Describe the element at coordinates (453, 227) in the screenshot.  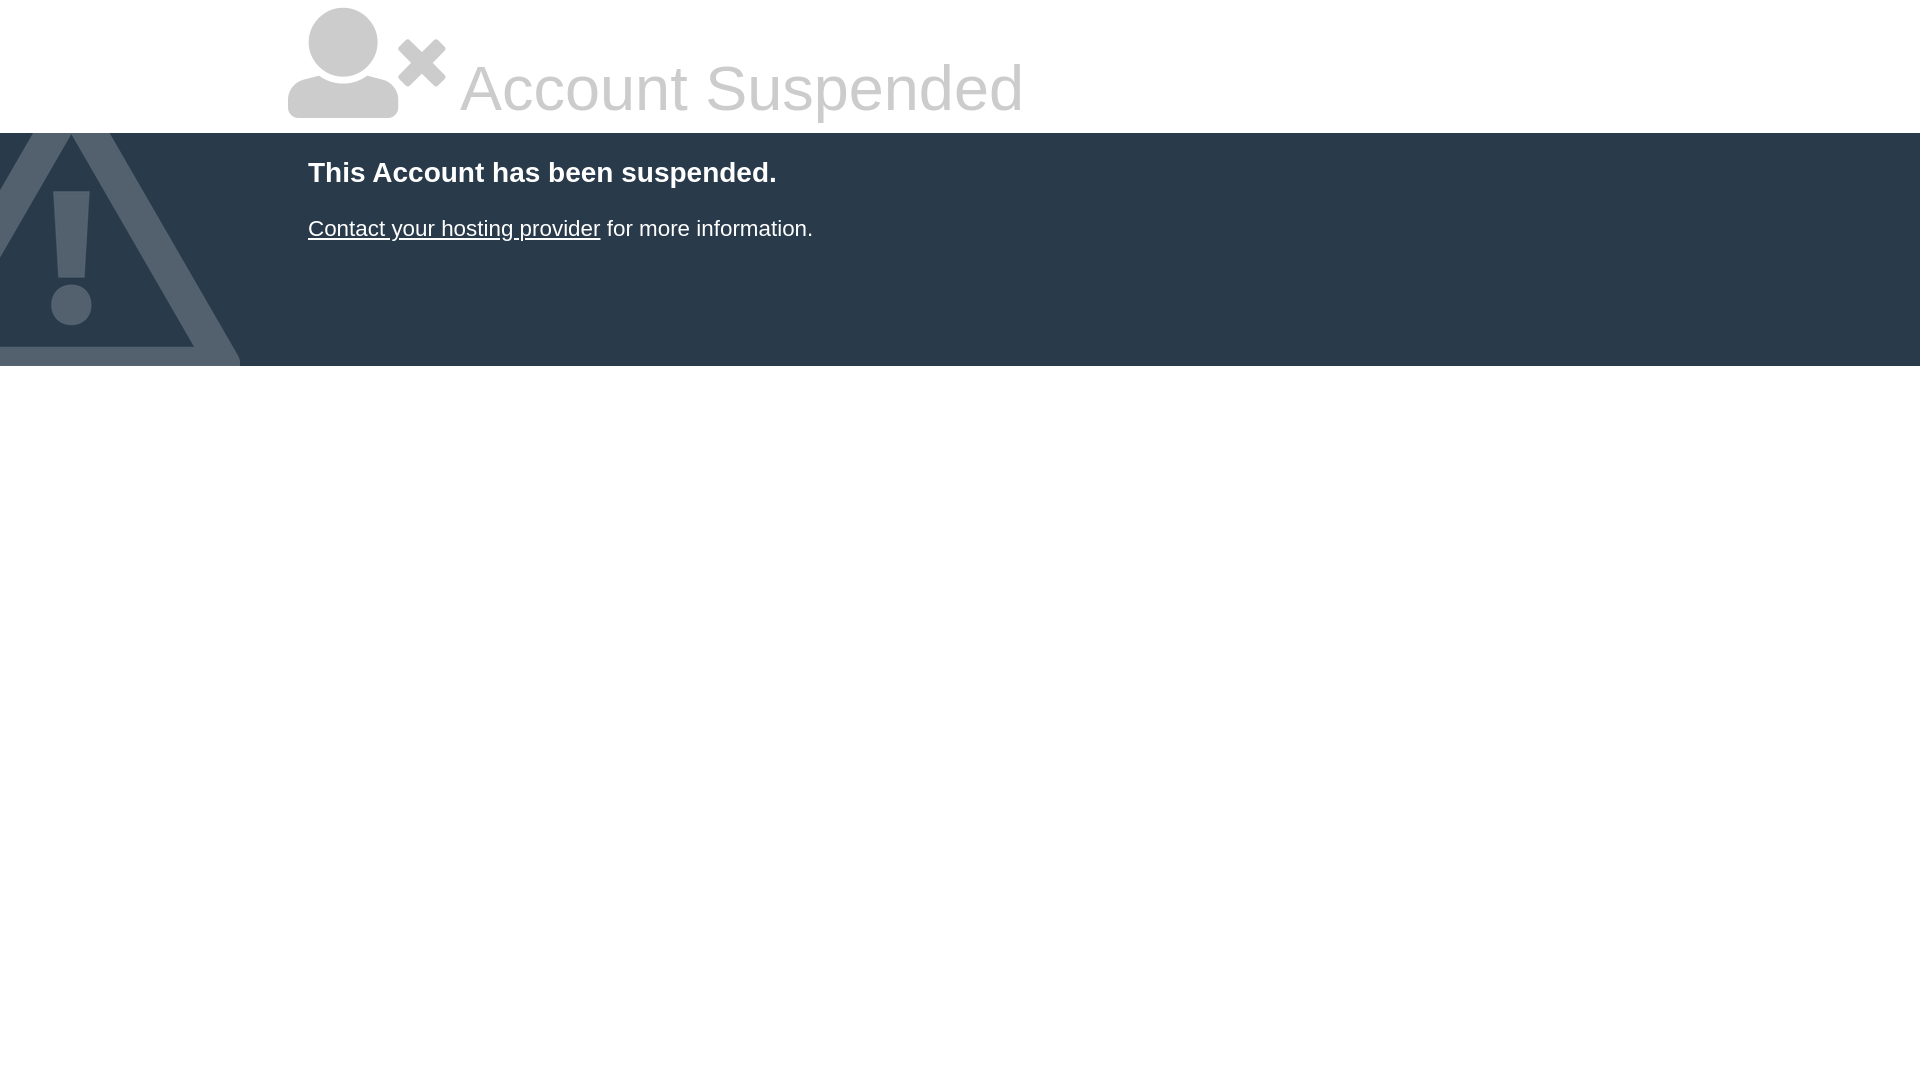
I see `'Contact your hosting provider'` at that location.